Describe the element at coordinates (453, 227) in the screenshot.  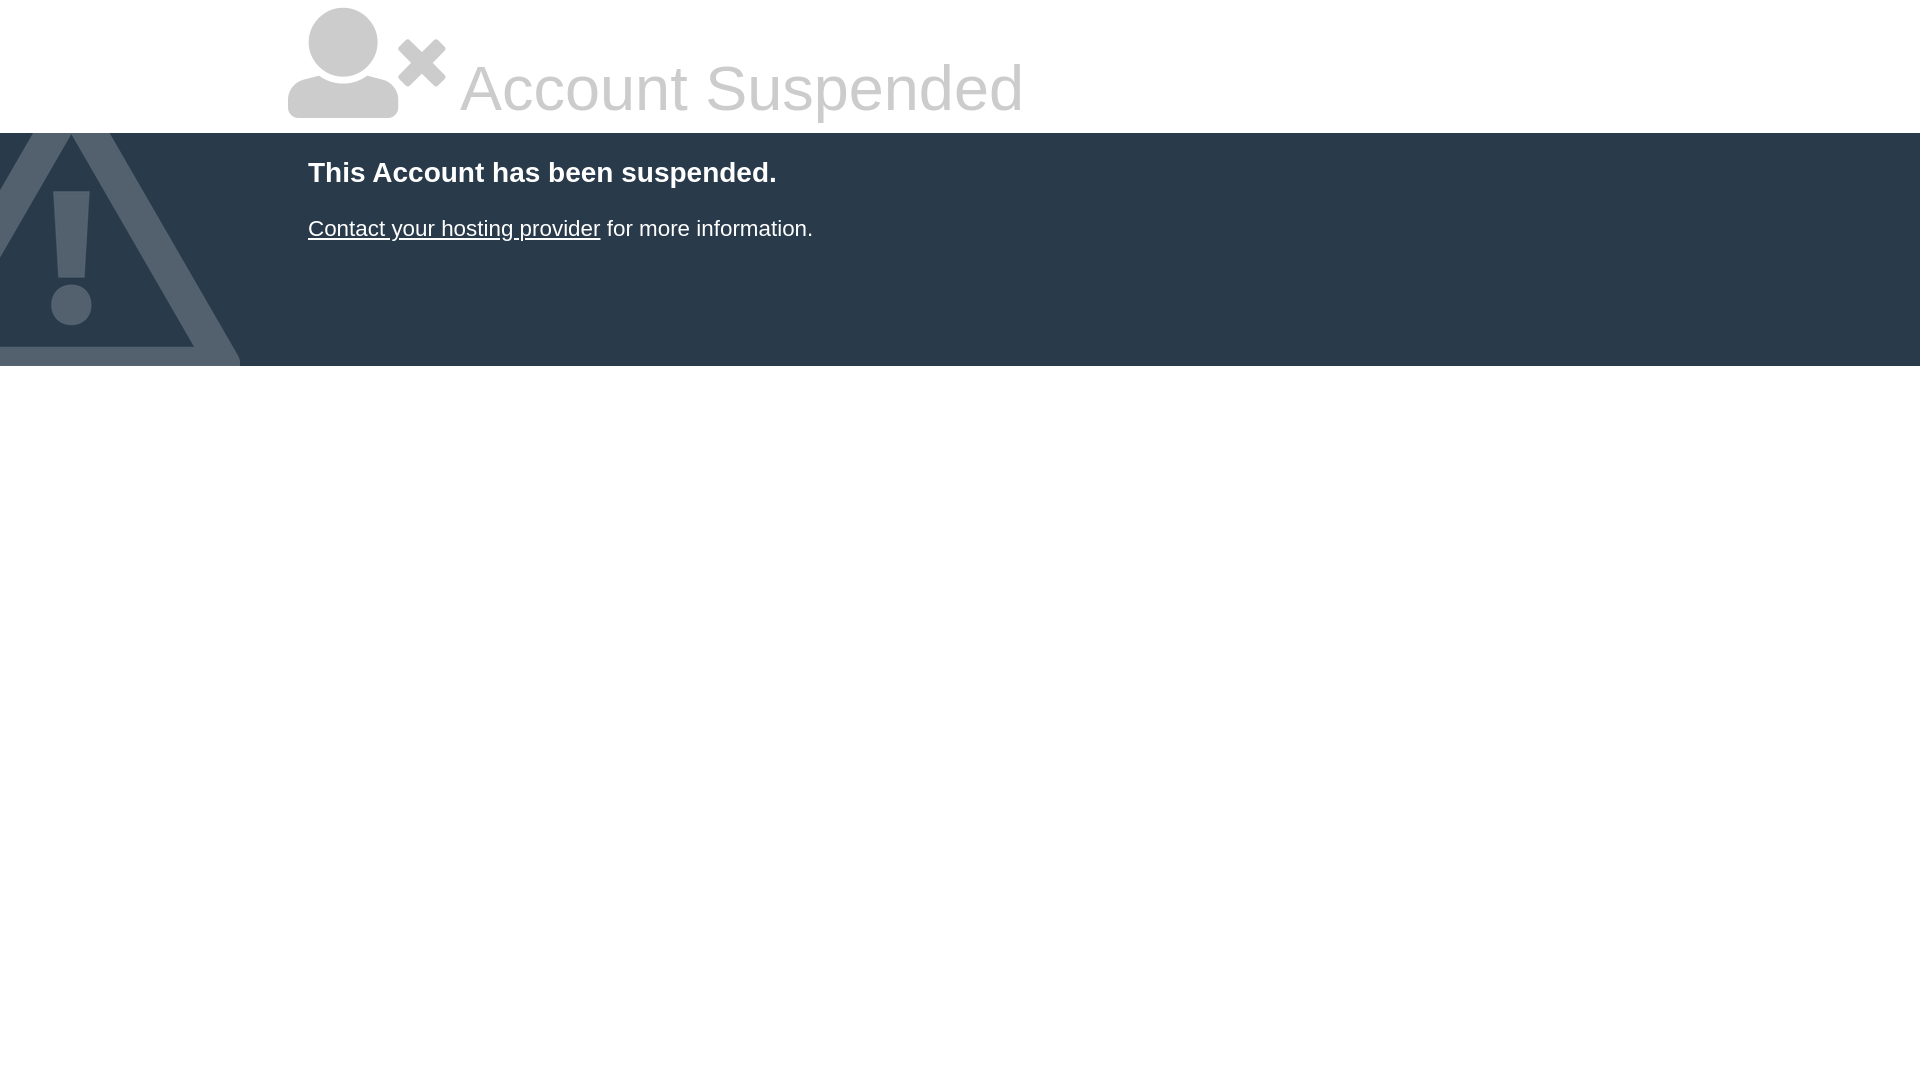
I see `'Contact your hosting provider'` at that location.